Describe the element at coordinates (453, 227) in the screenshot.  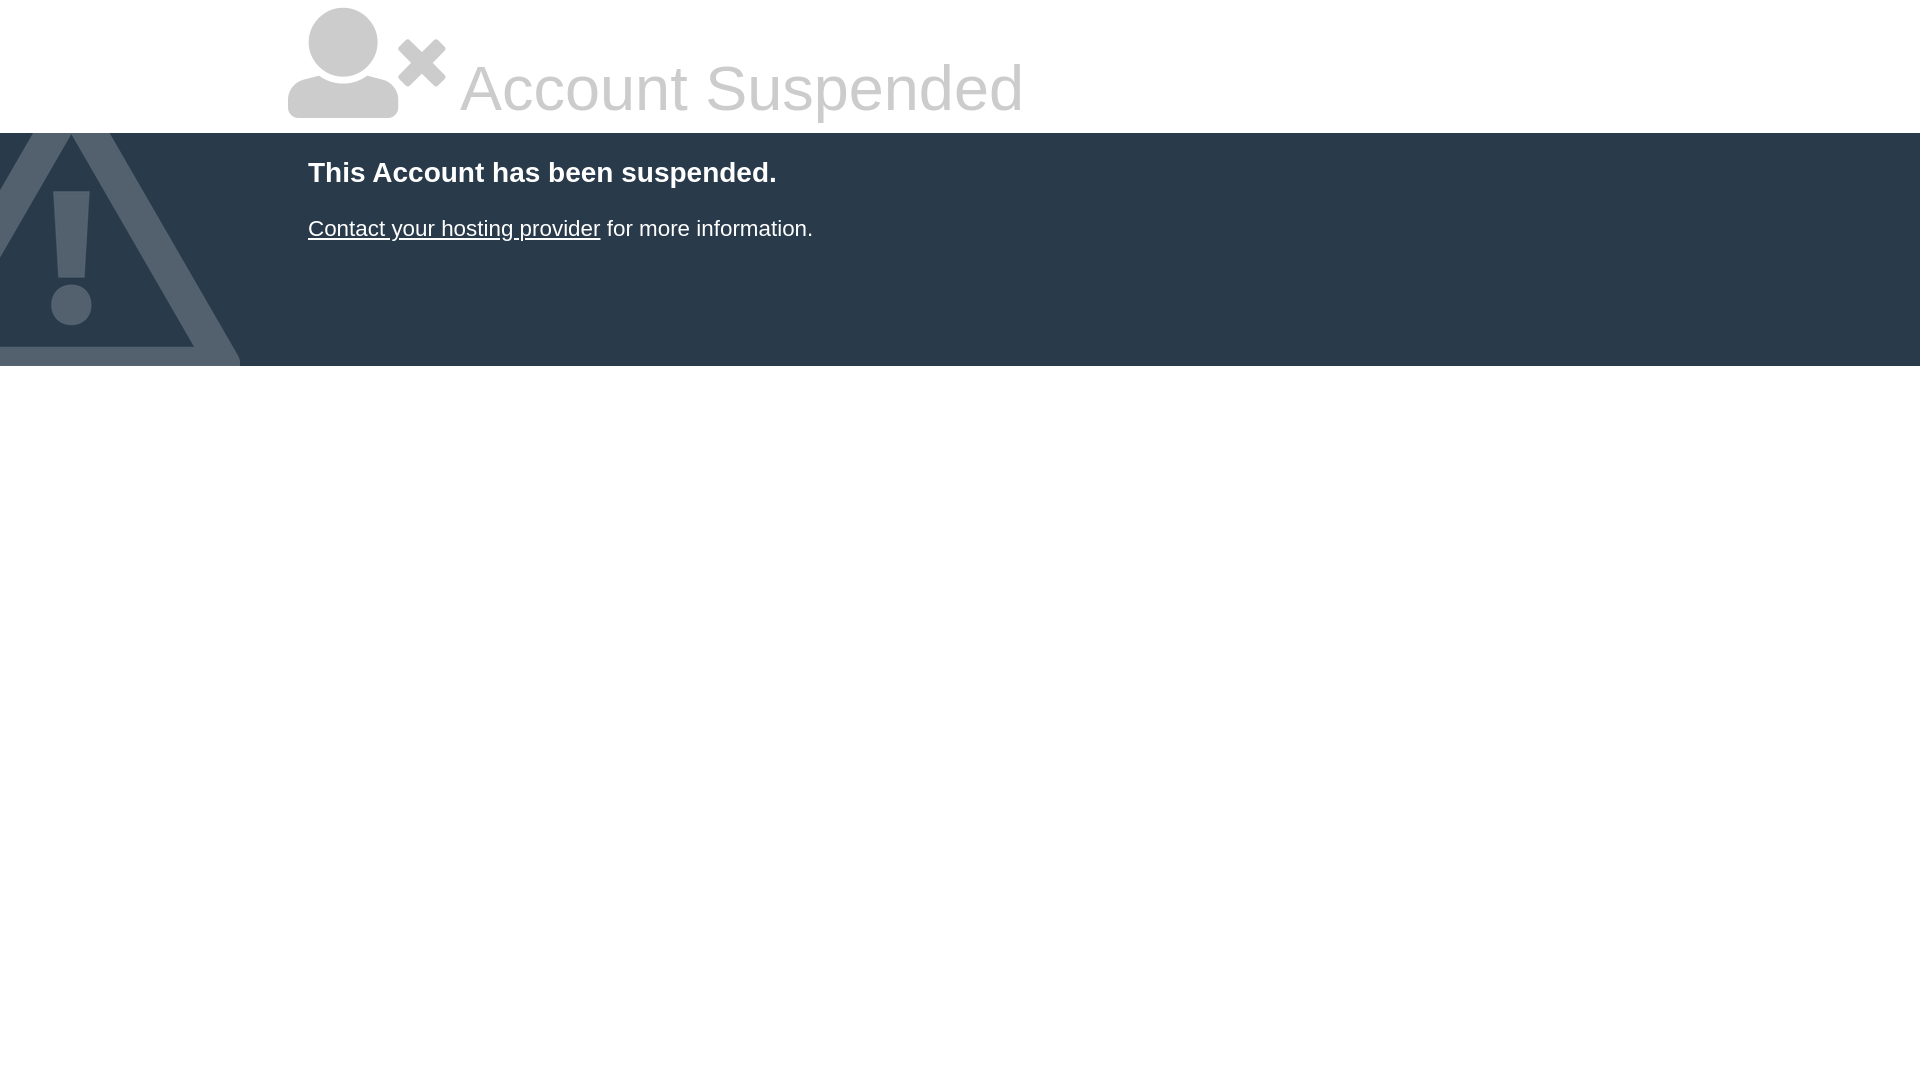
I see `'Contact your hosting provider'` at that location.